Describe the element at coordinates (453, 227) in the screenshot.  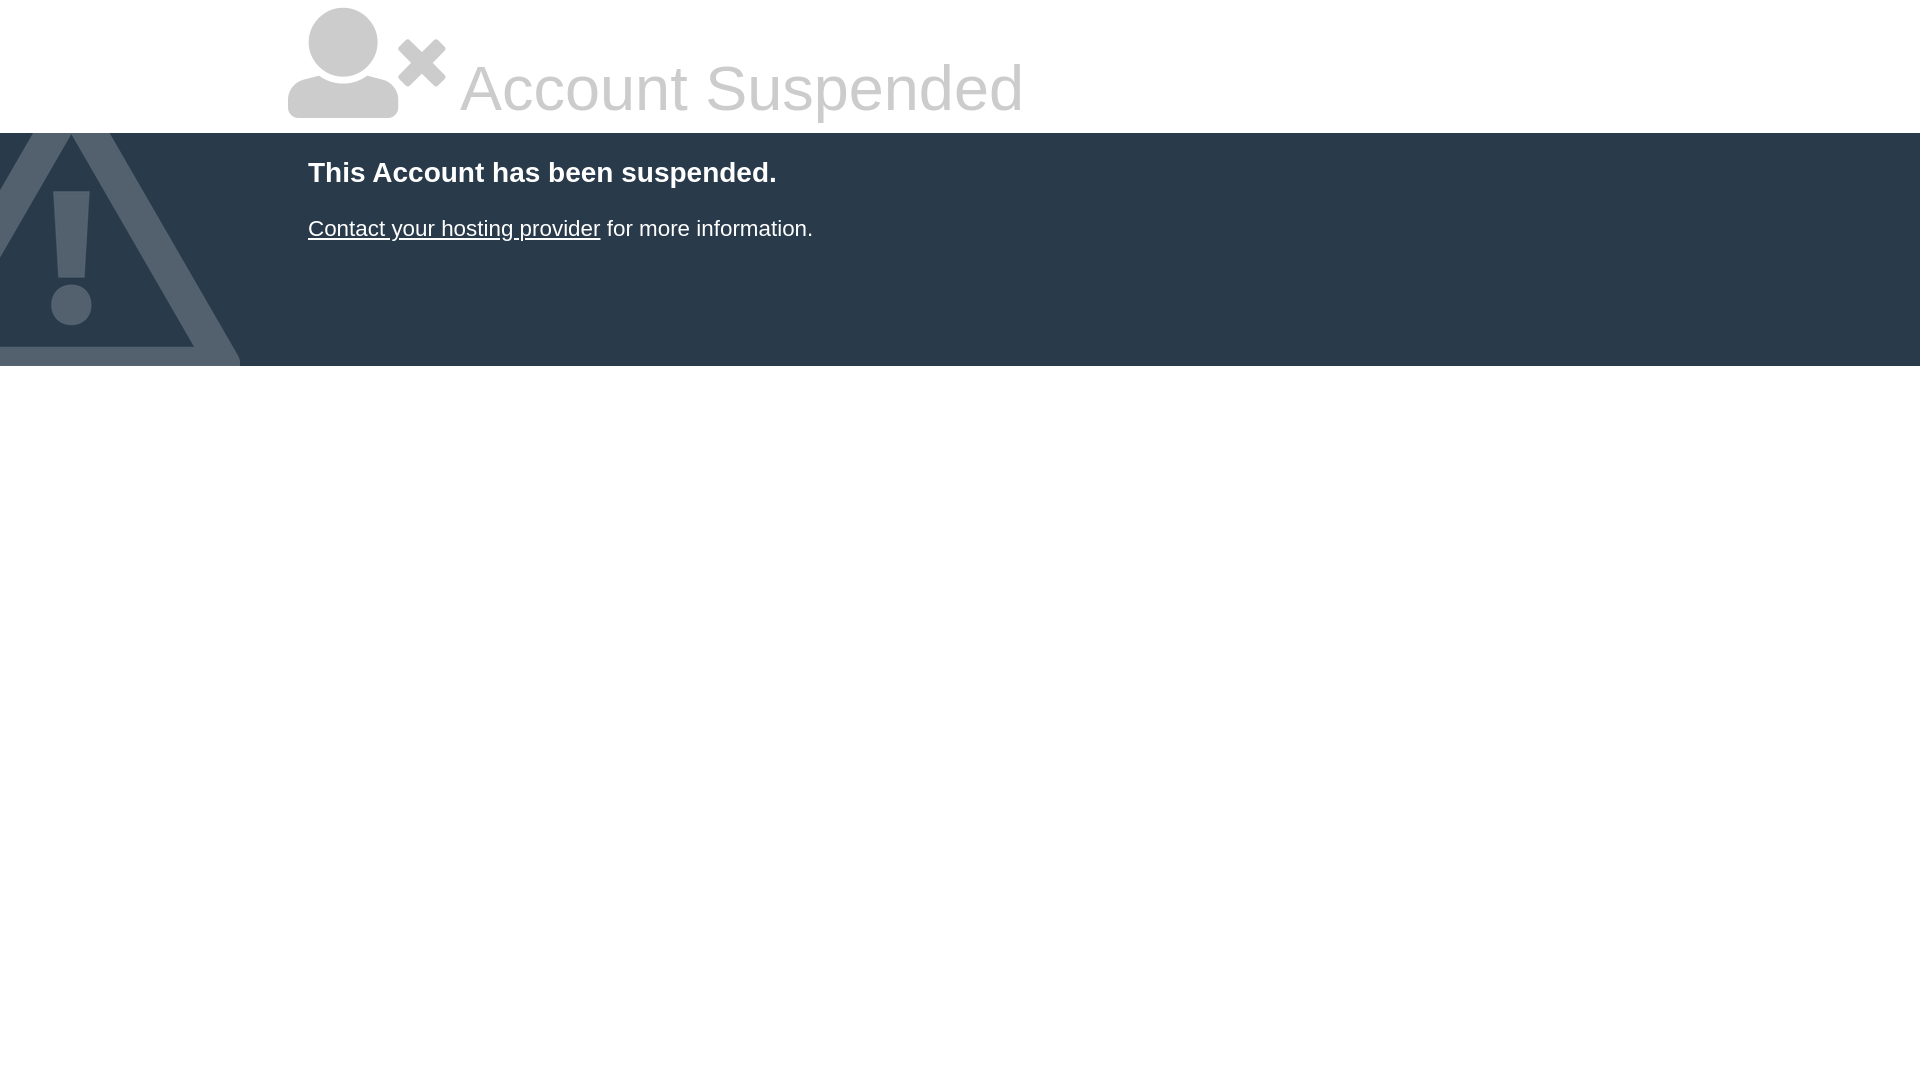
I see `'Contact your hosting provider'` at that location.